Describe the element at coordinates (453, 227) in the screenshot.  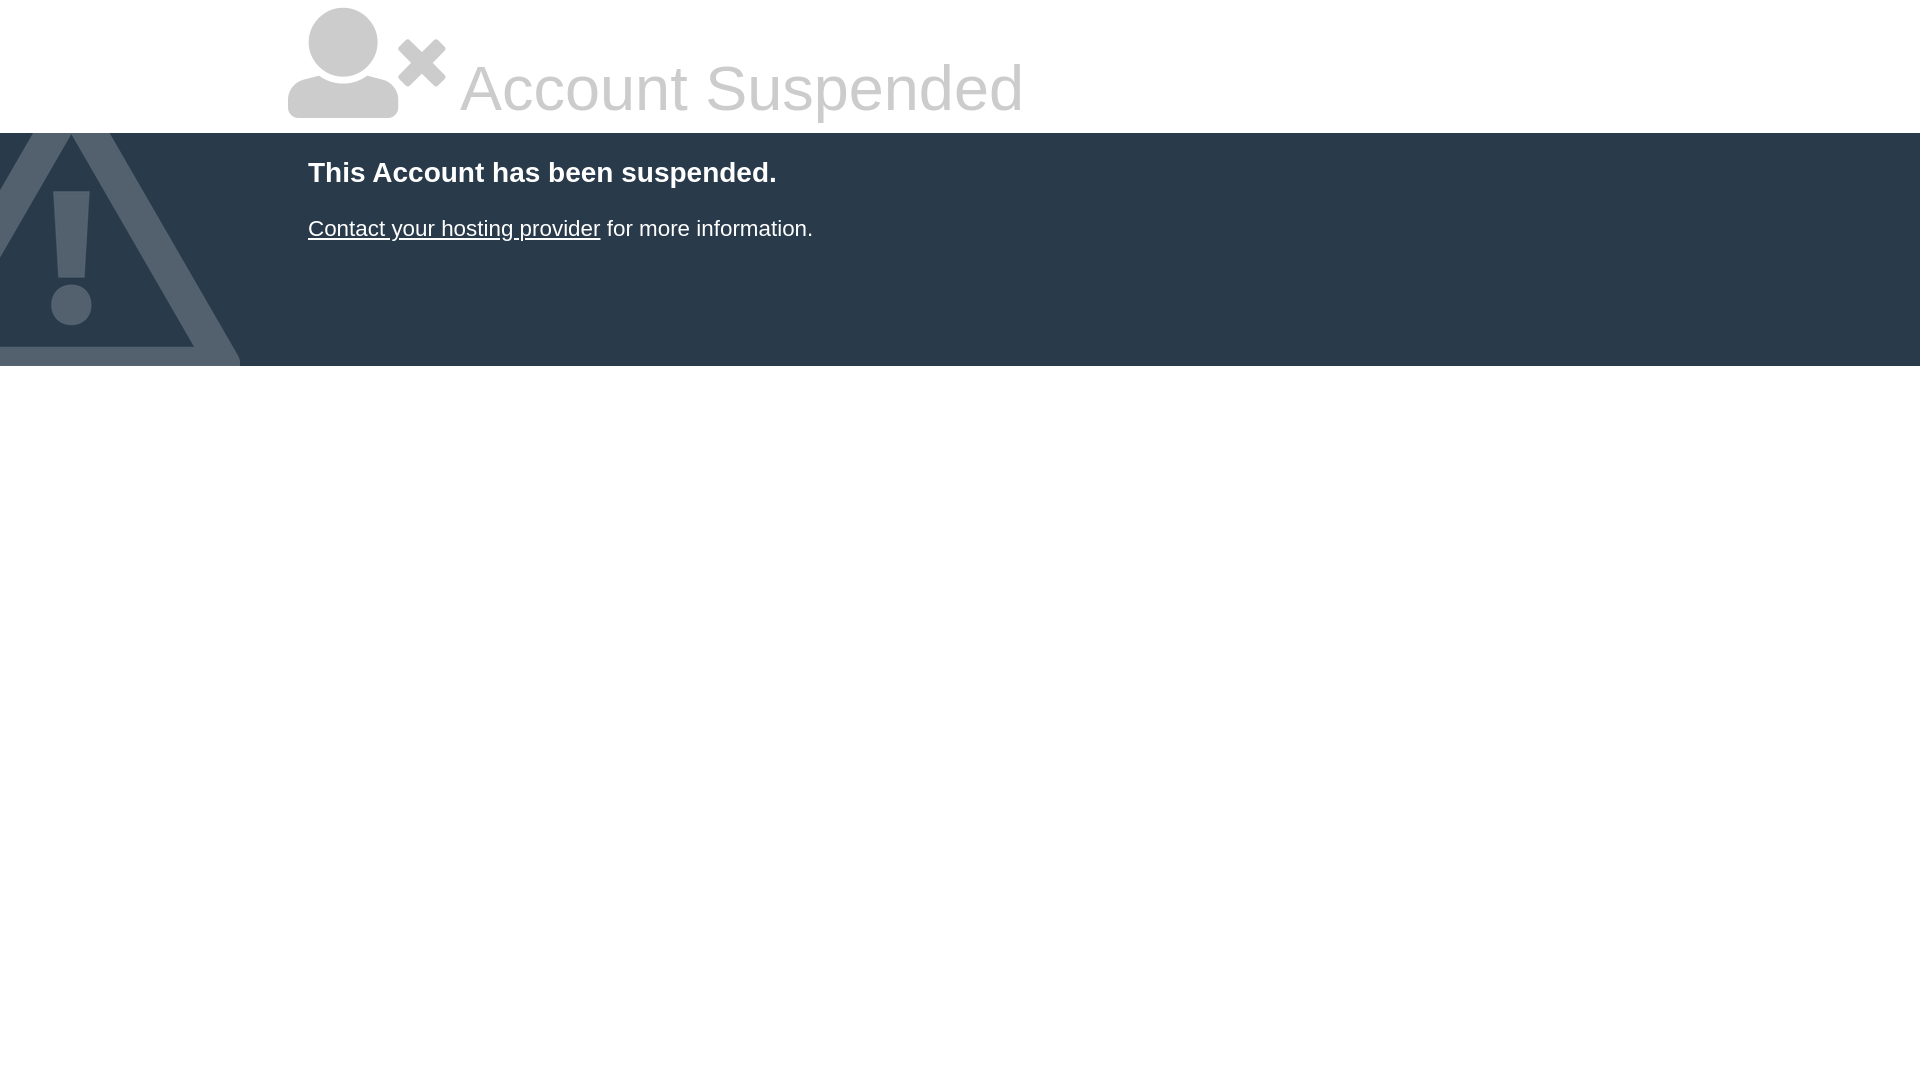
I see `'Contact your hosting provider'` at that location.